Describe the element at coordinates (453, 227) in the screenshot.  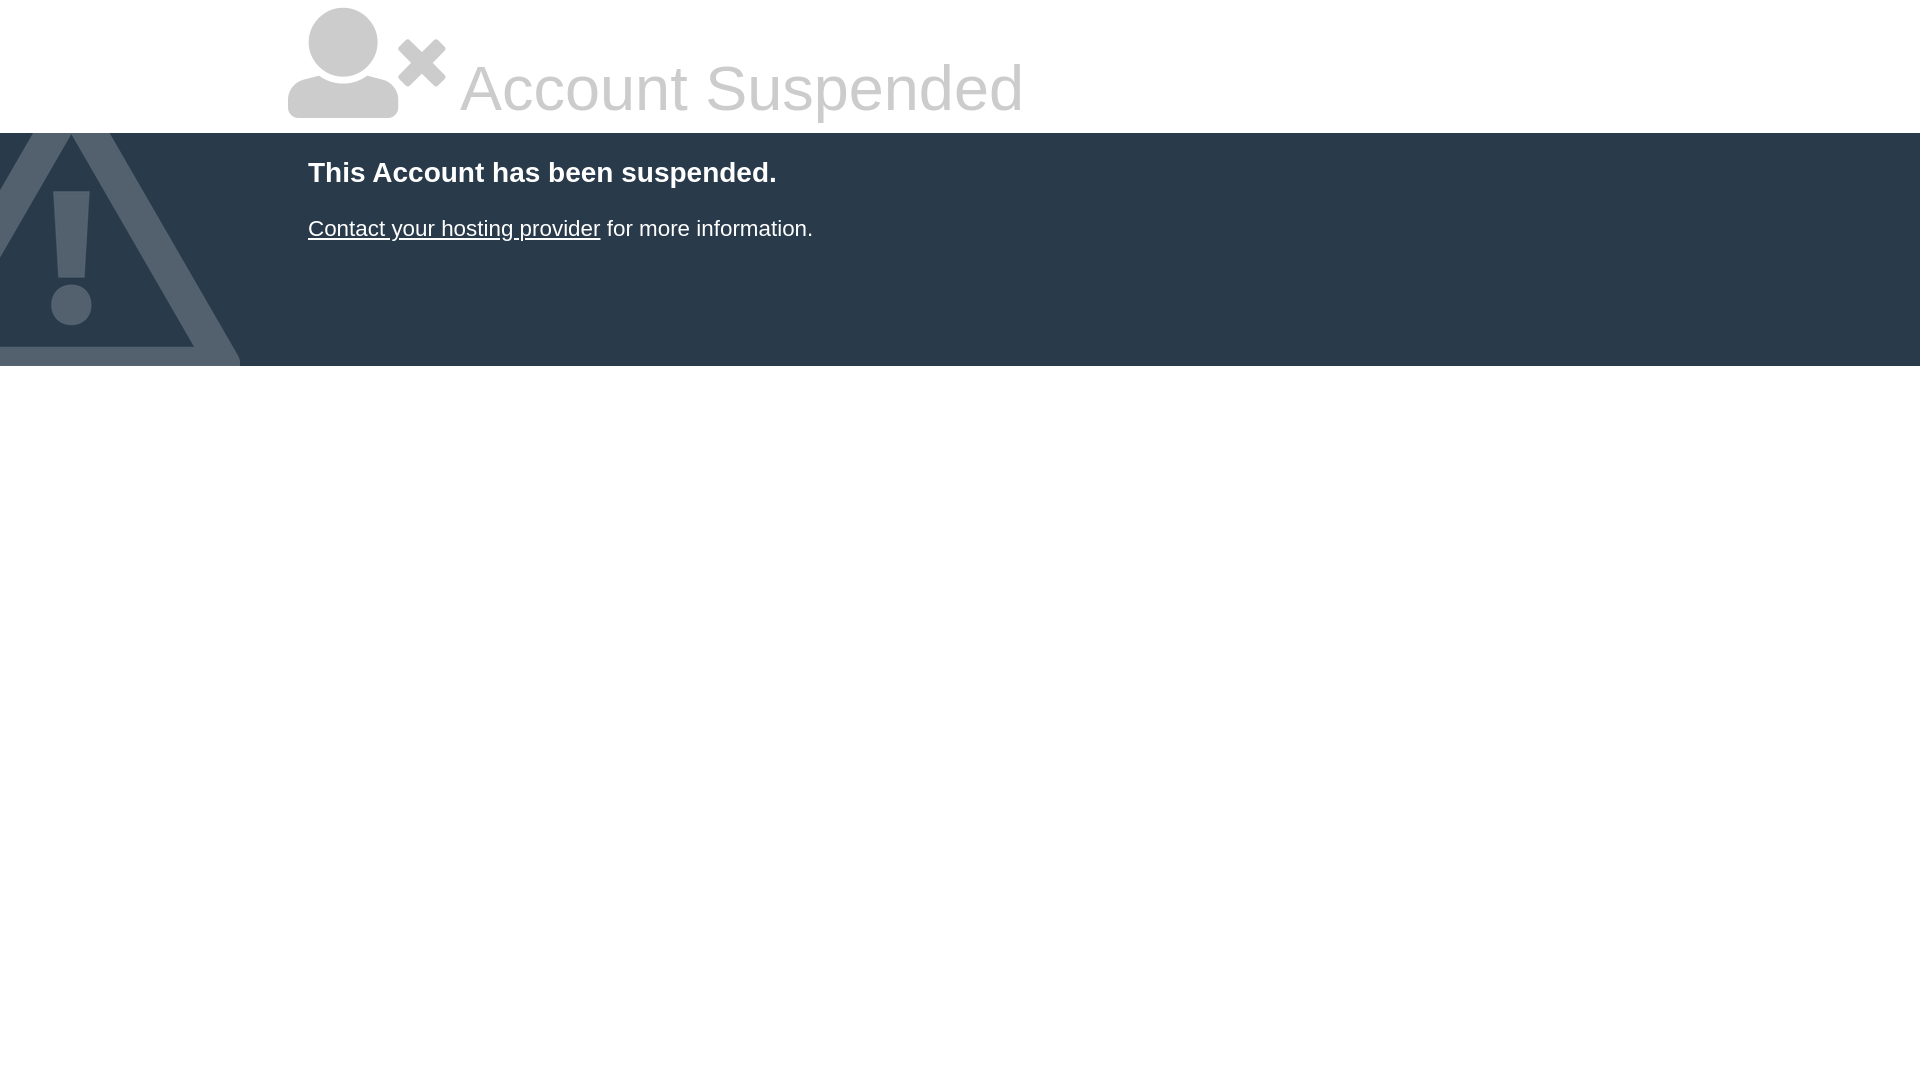
I see `'Contact your hosting provider'` at that location.